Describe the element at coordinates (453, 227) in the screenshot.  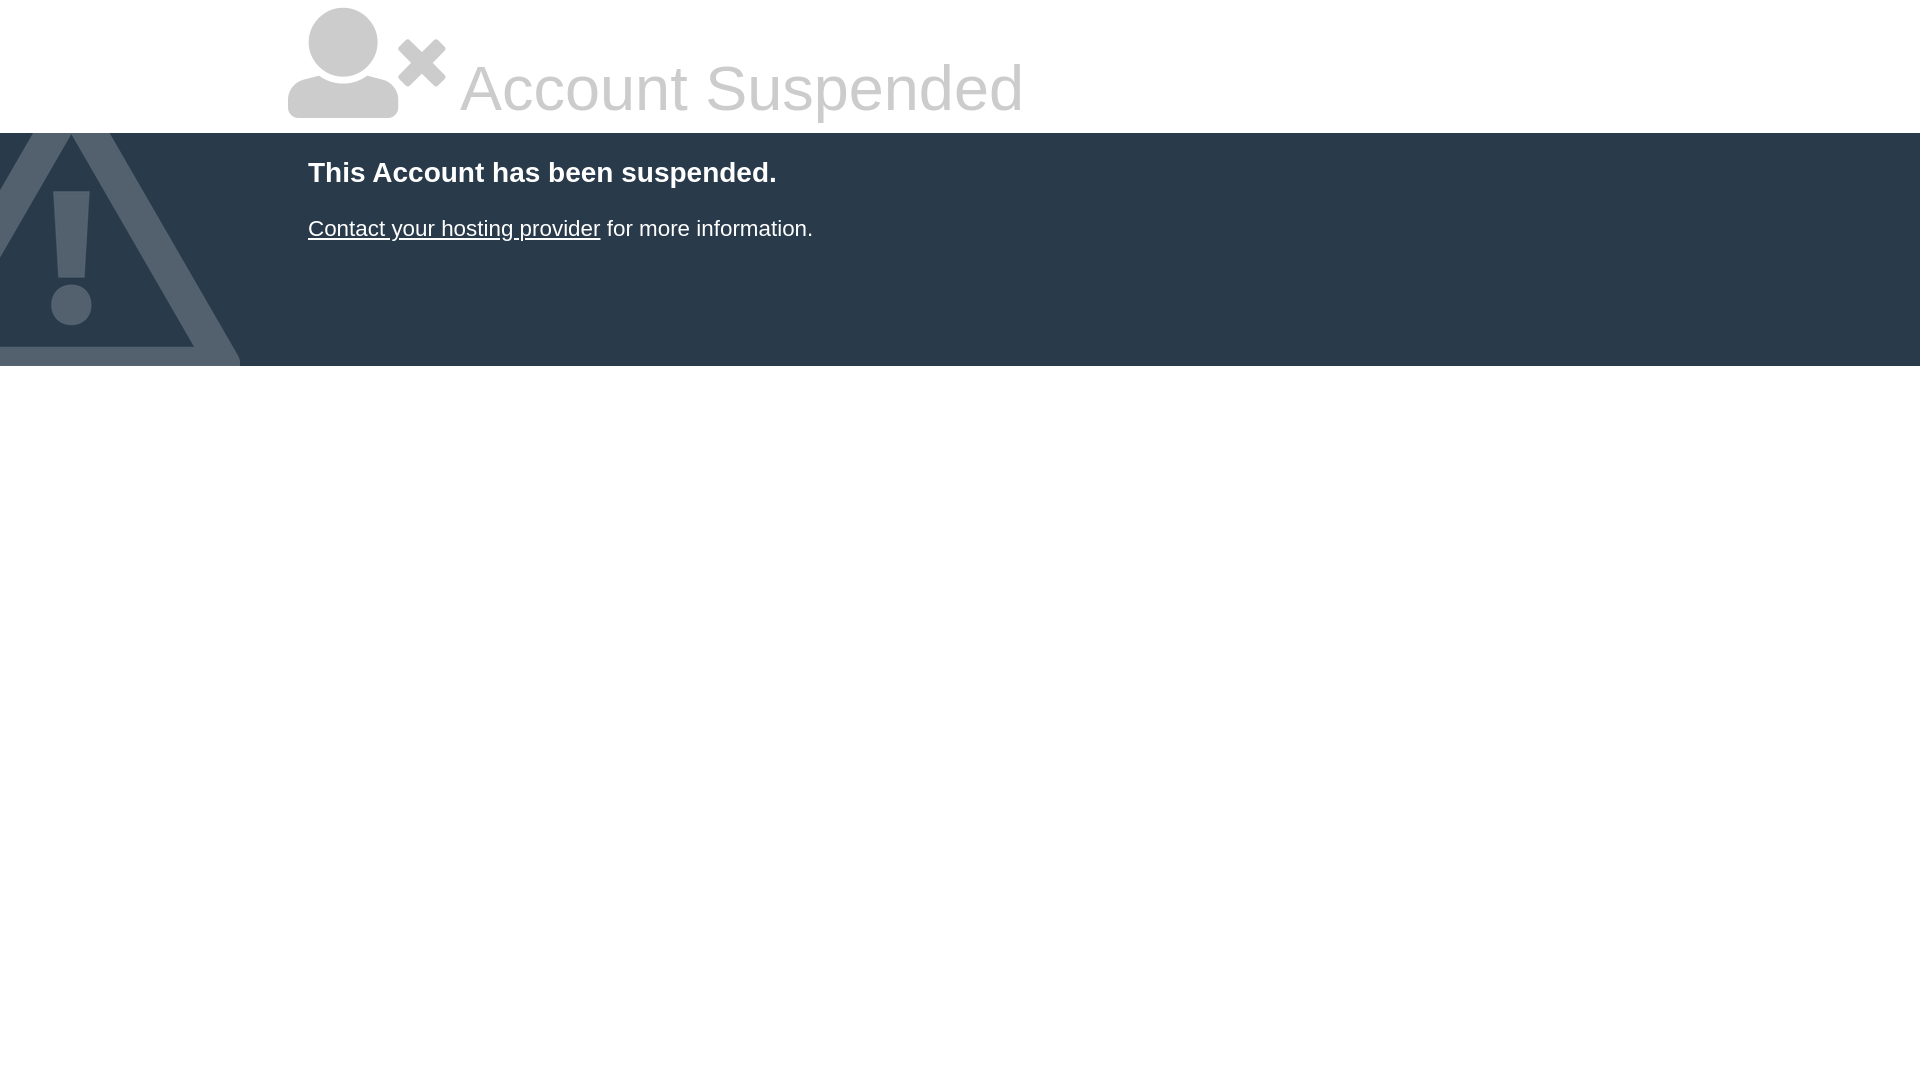
I see `'Contact your hosting provider'` at that location.